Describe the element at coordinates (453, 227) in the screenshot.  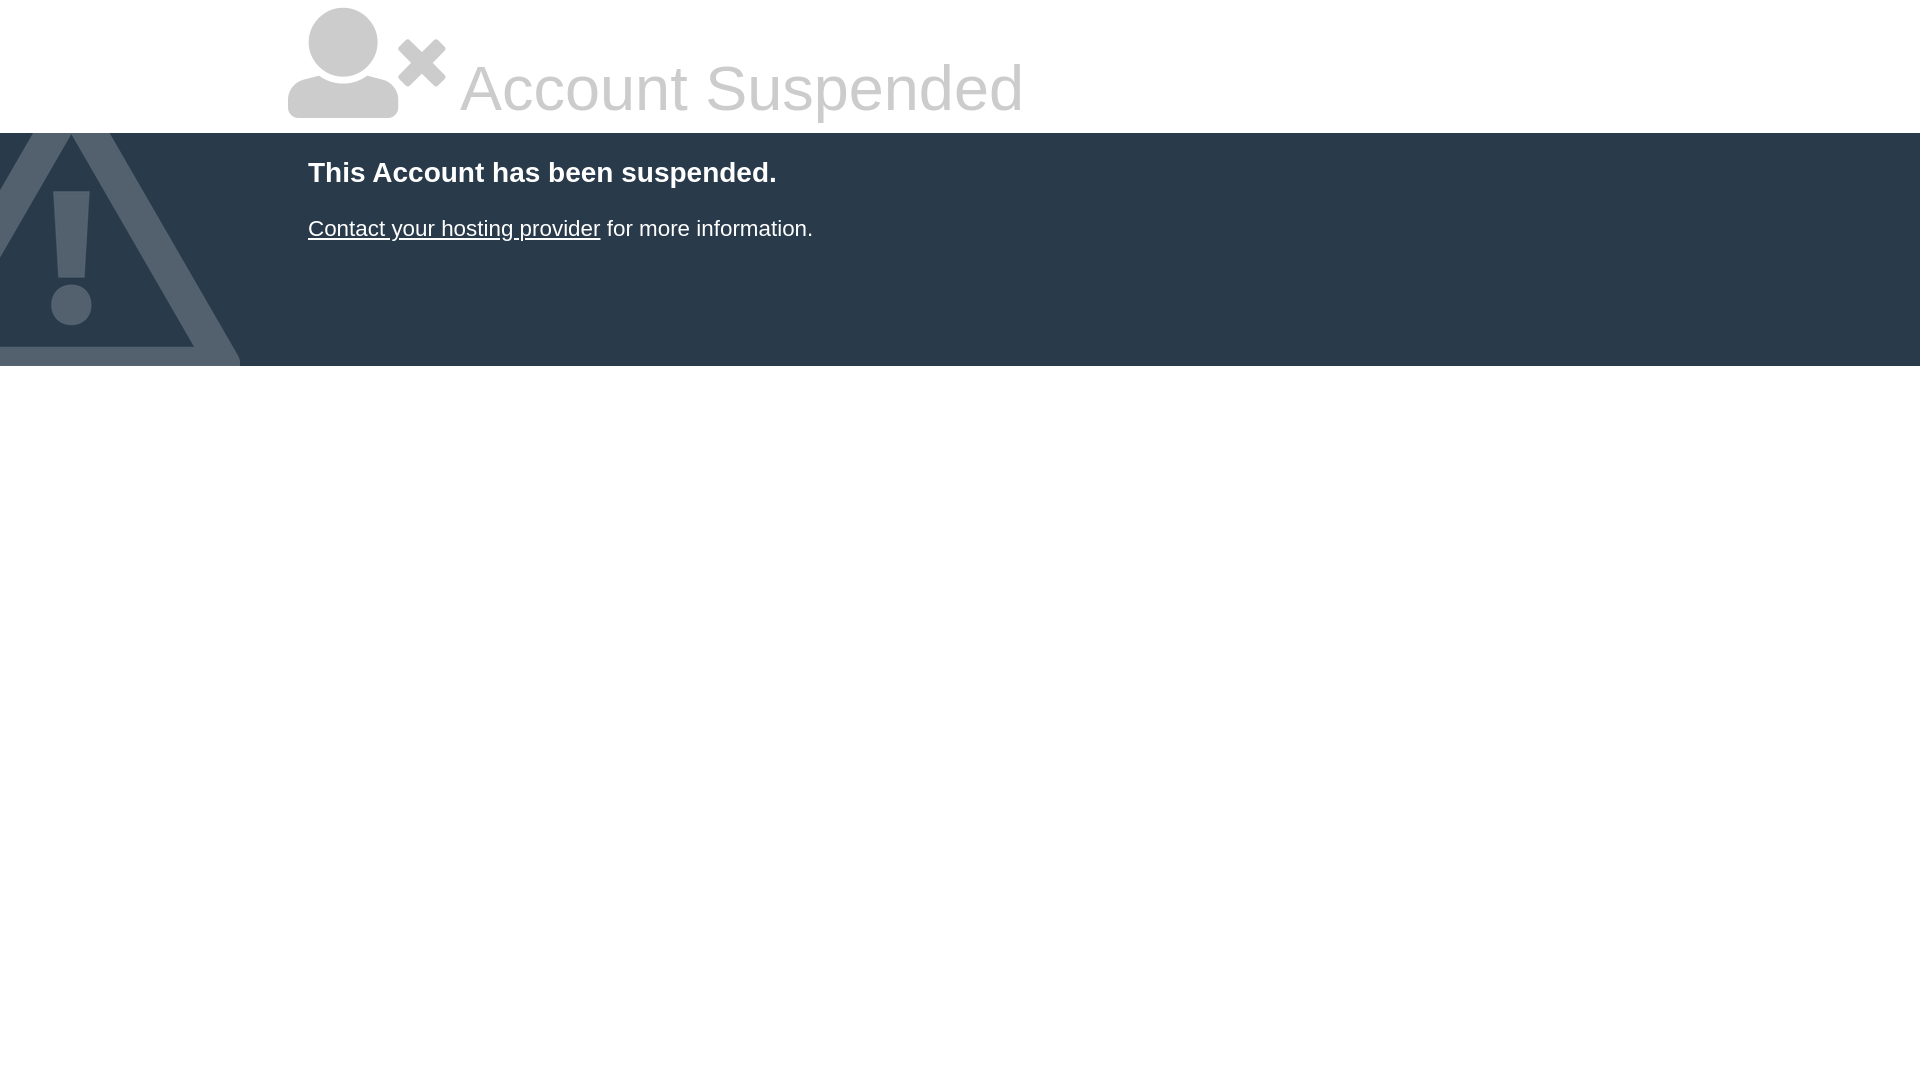
I see `'Contact your hosting provider'` at that location.